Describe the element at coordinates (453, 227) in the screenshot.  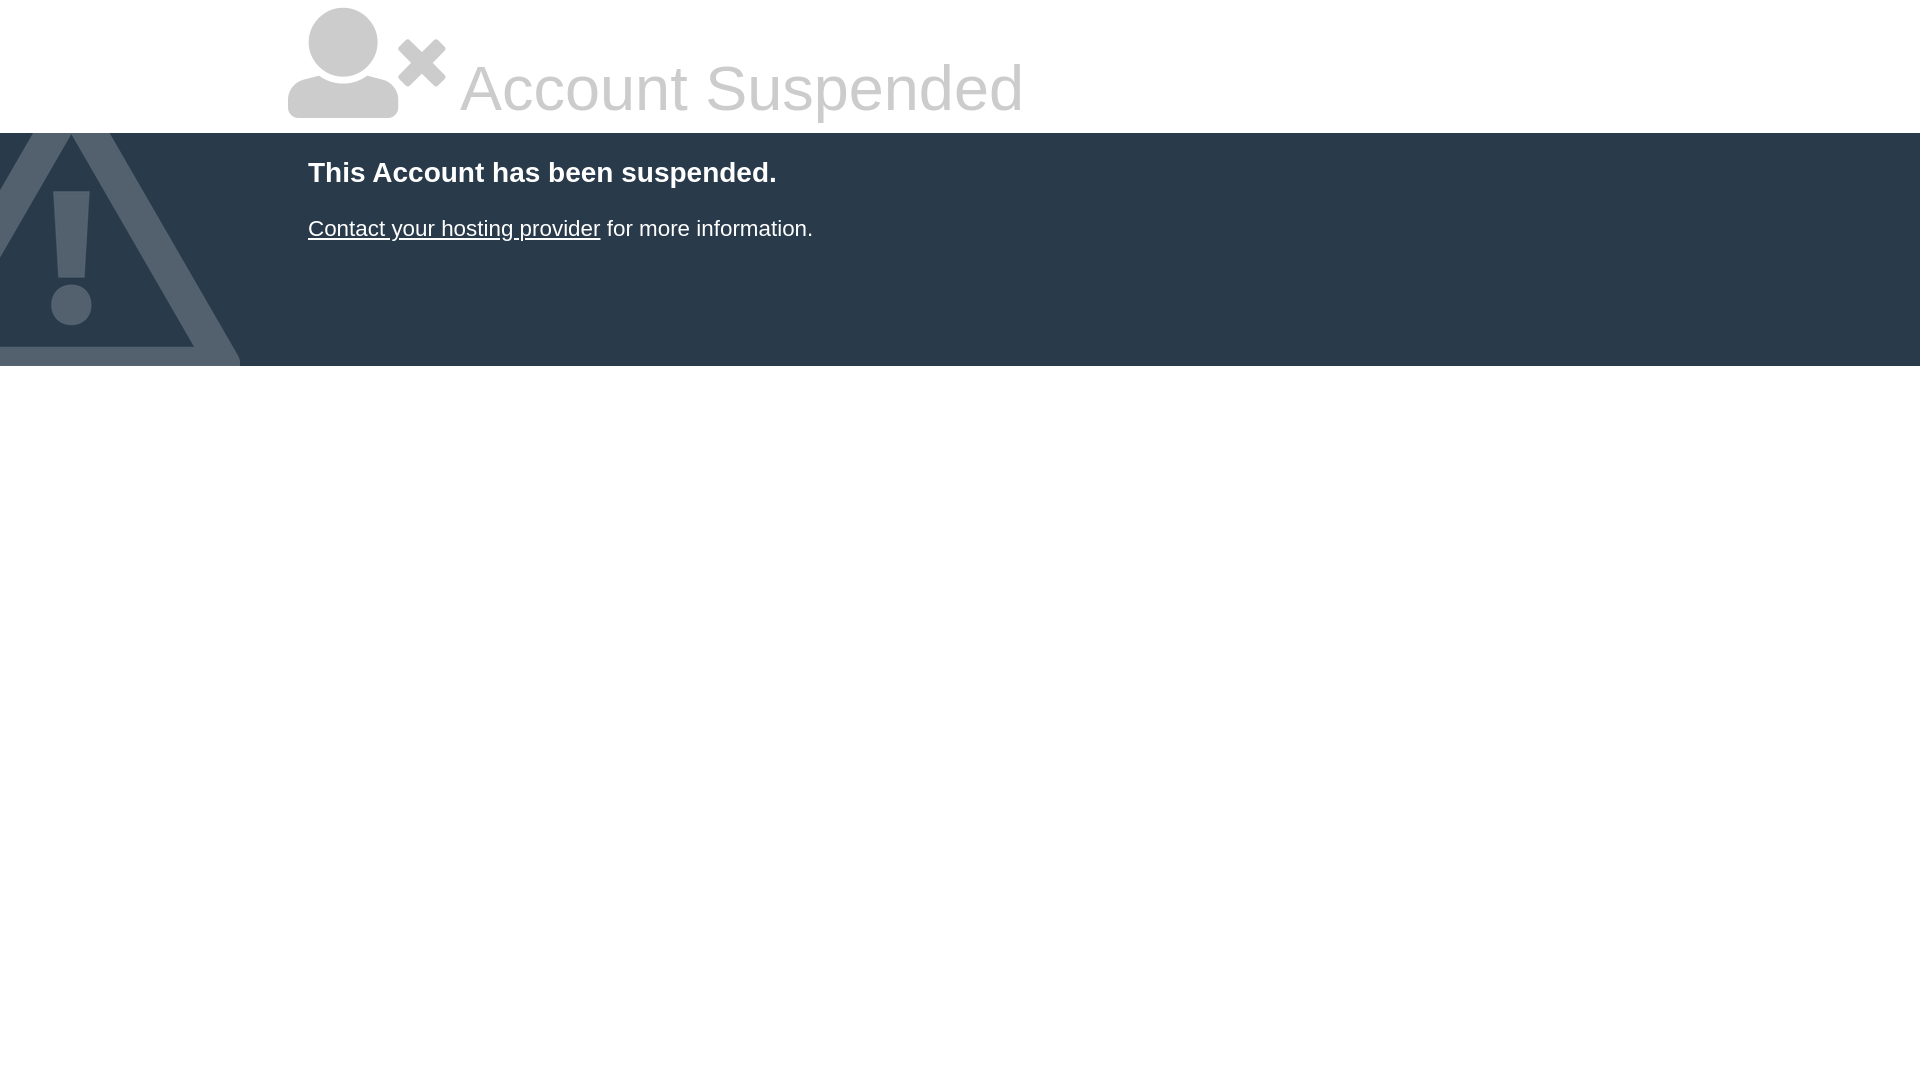
I see `'Contact your hosting provider'` at that location.